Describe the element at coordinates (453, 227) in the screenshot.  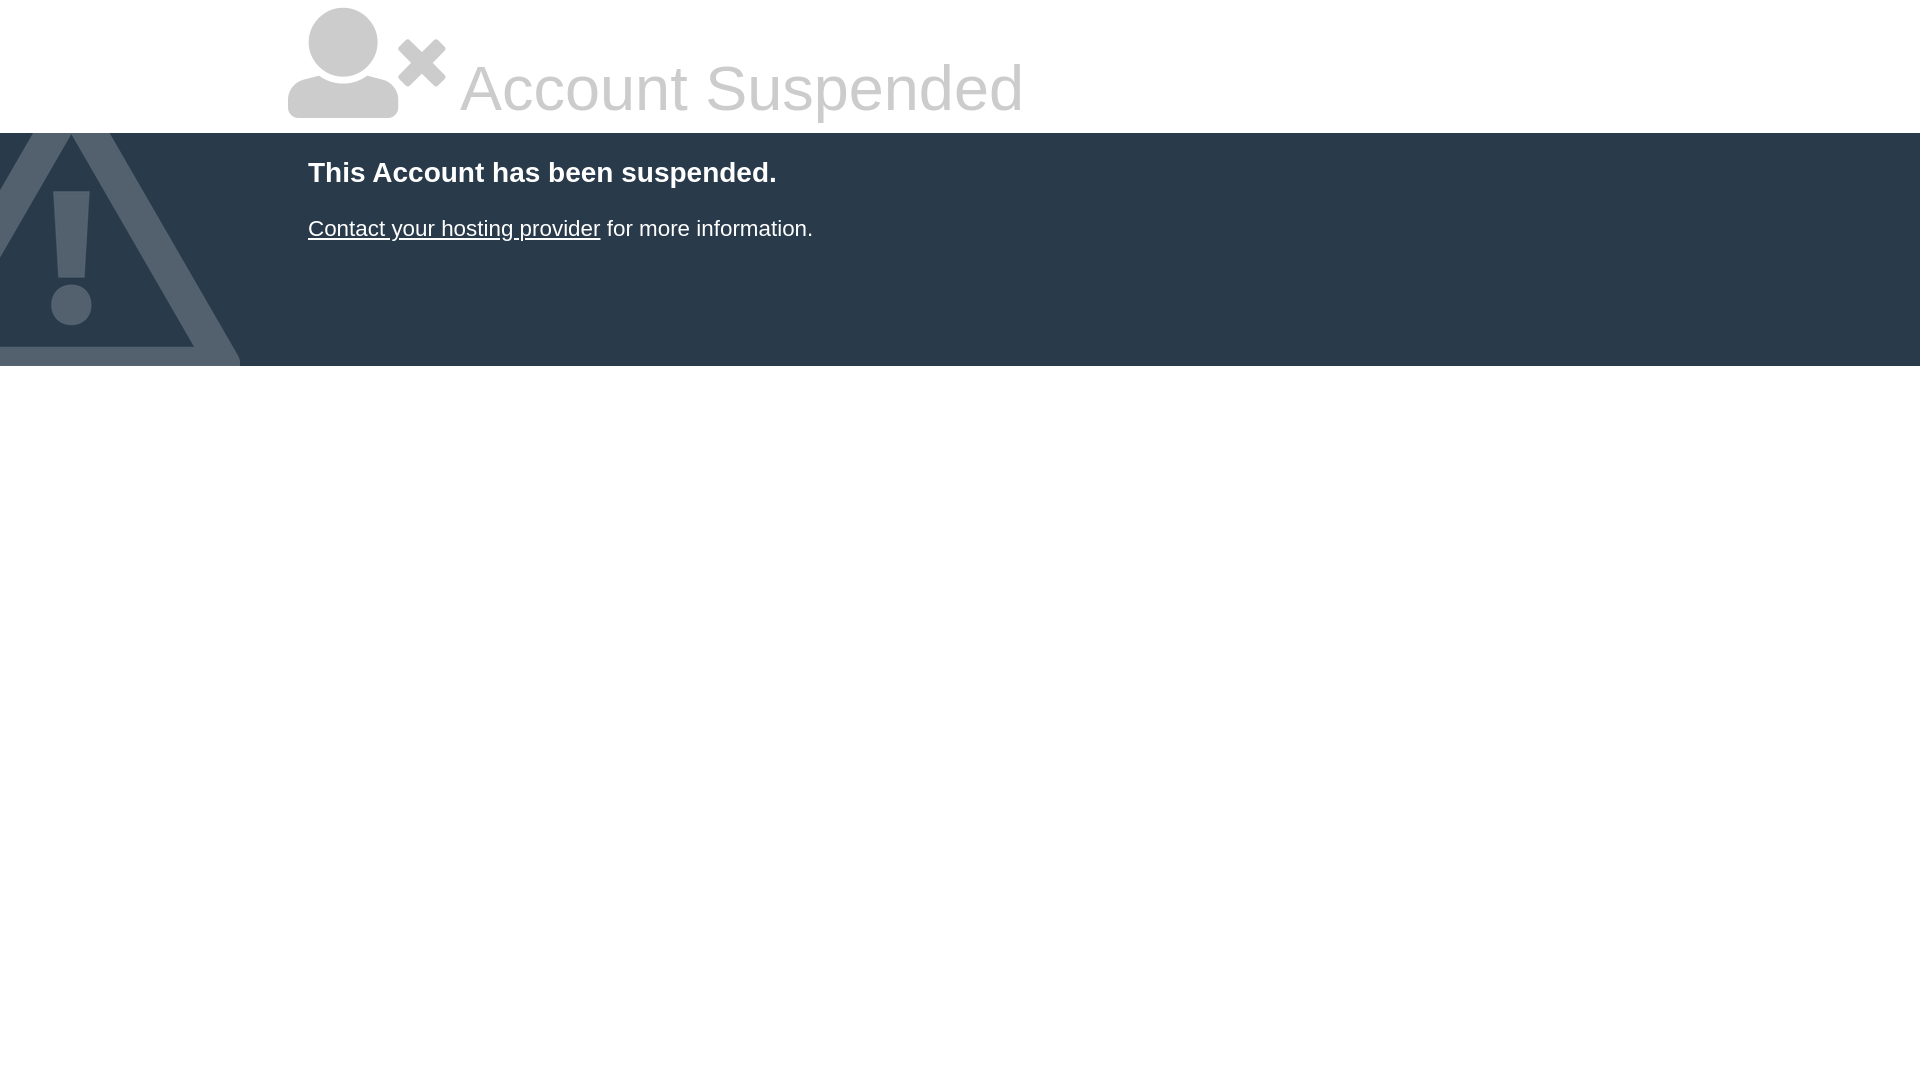
I see `'Contact your hosting provider'` at that location.